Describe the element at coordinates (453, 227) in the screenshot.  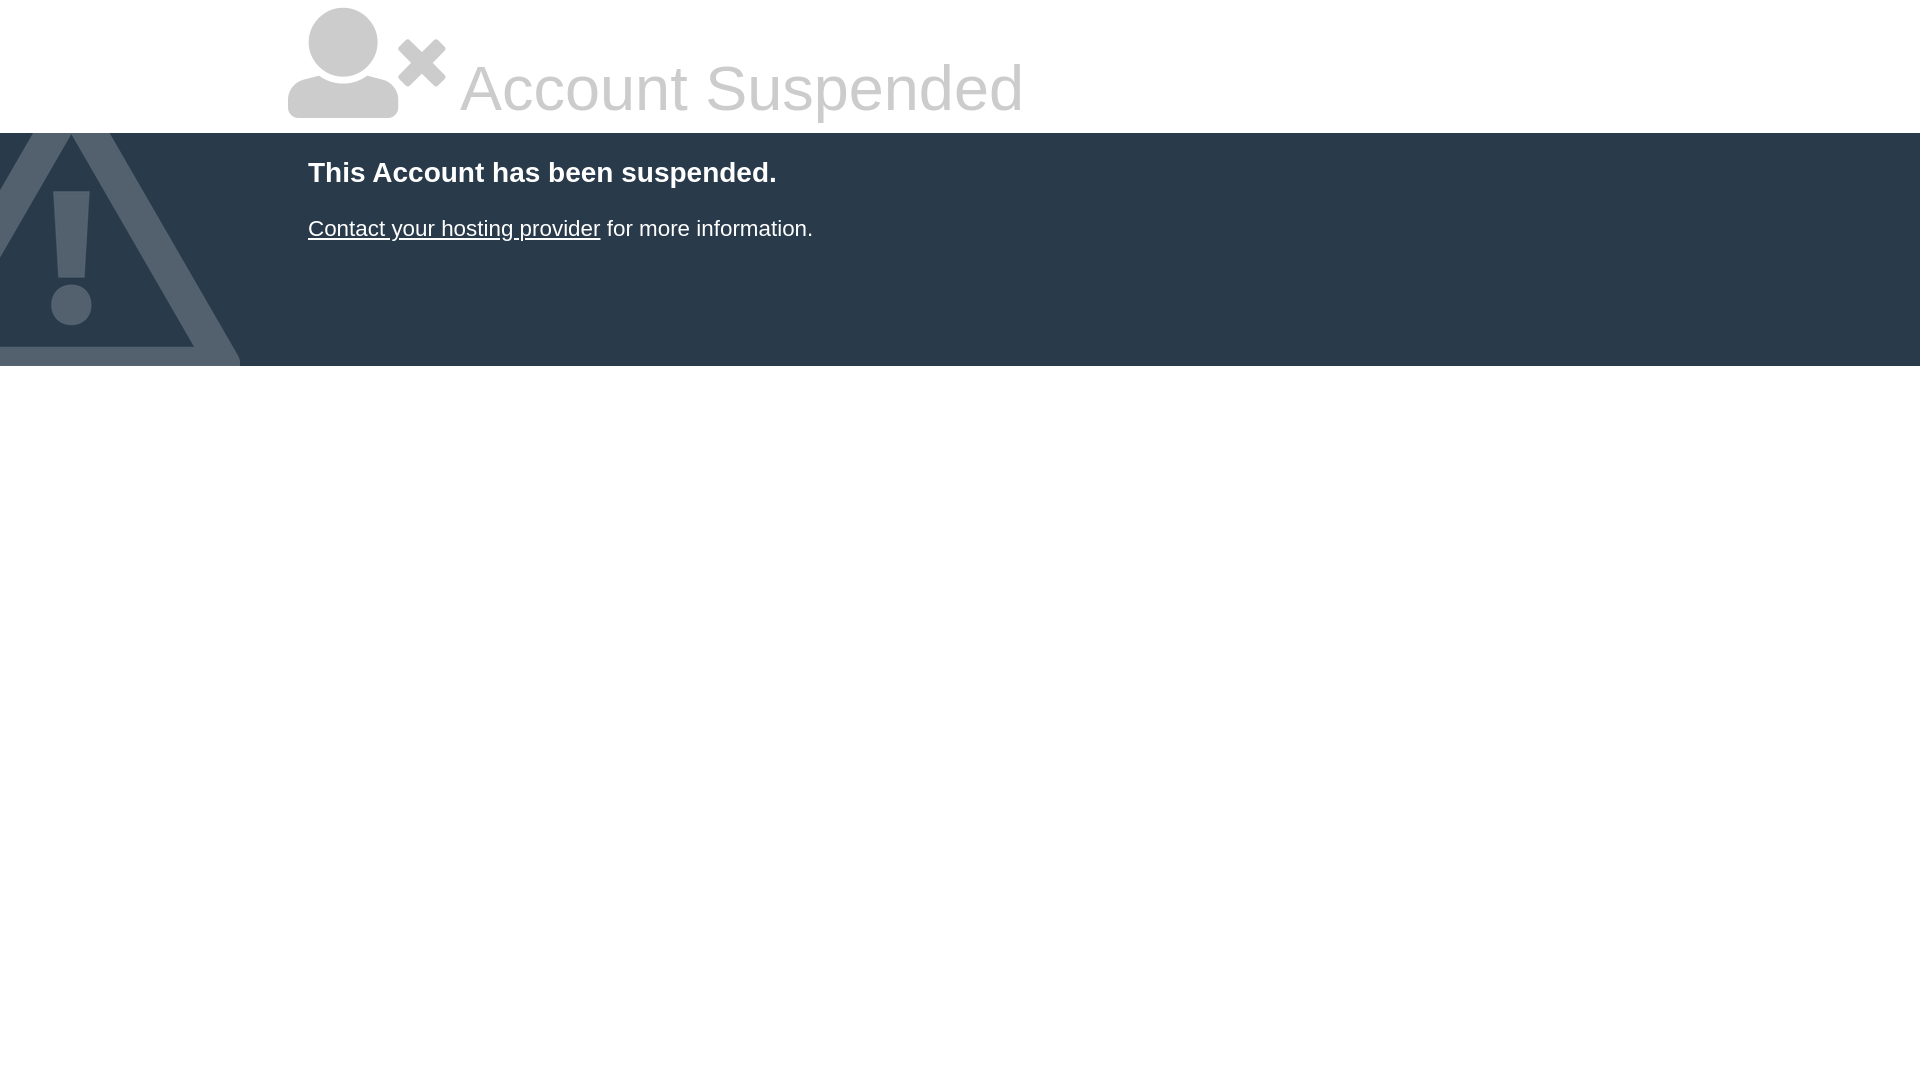
I see `'Contact your hosting provider'` at that location.